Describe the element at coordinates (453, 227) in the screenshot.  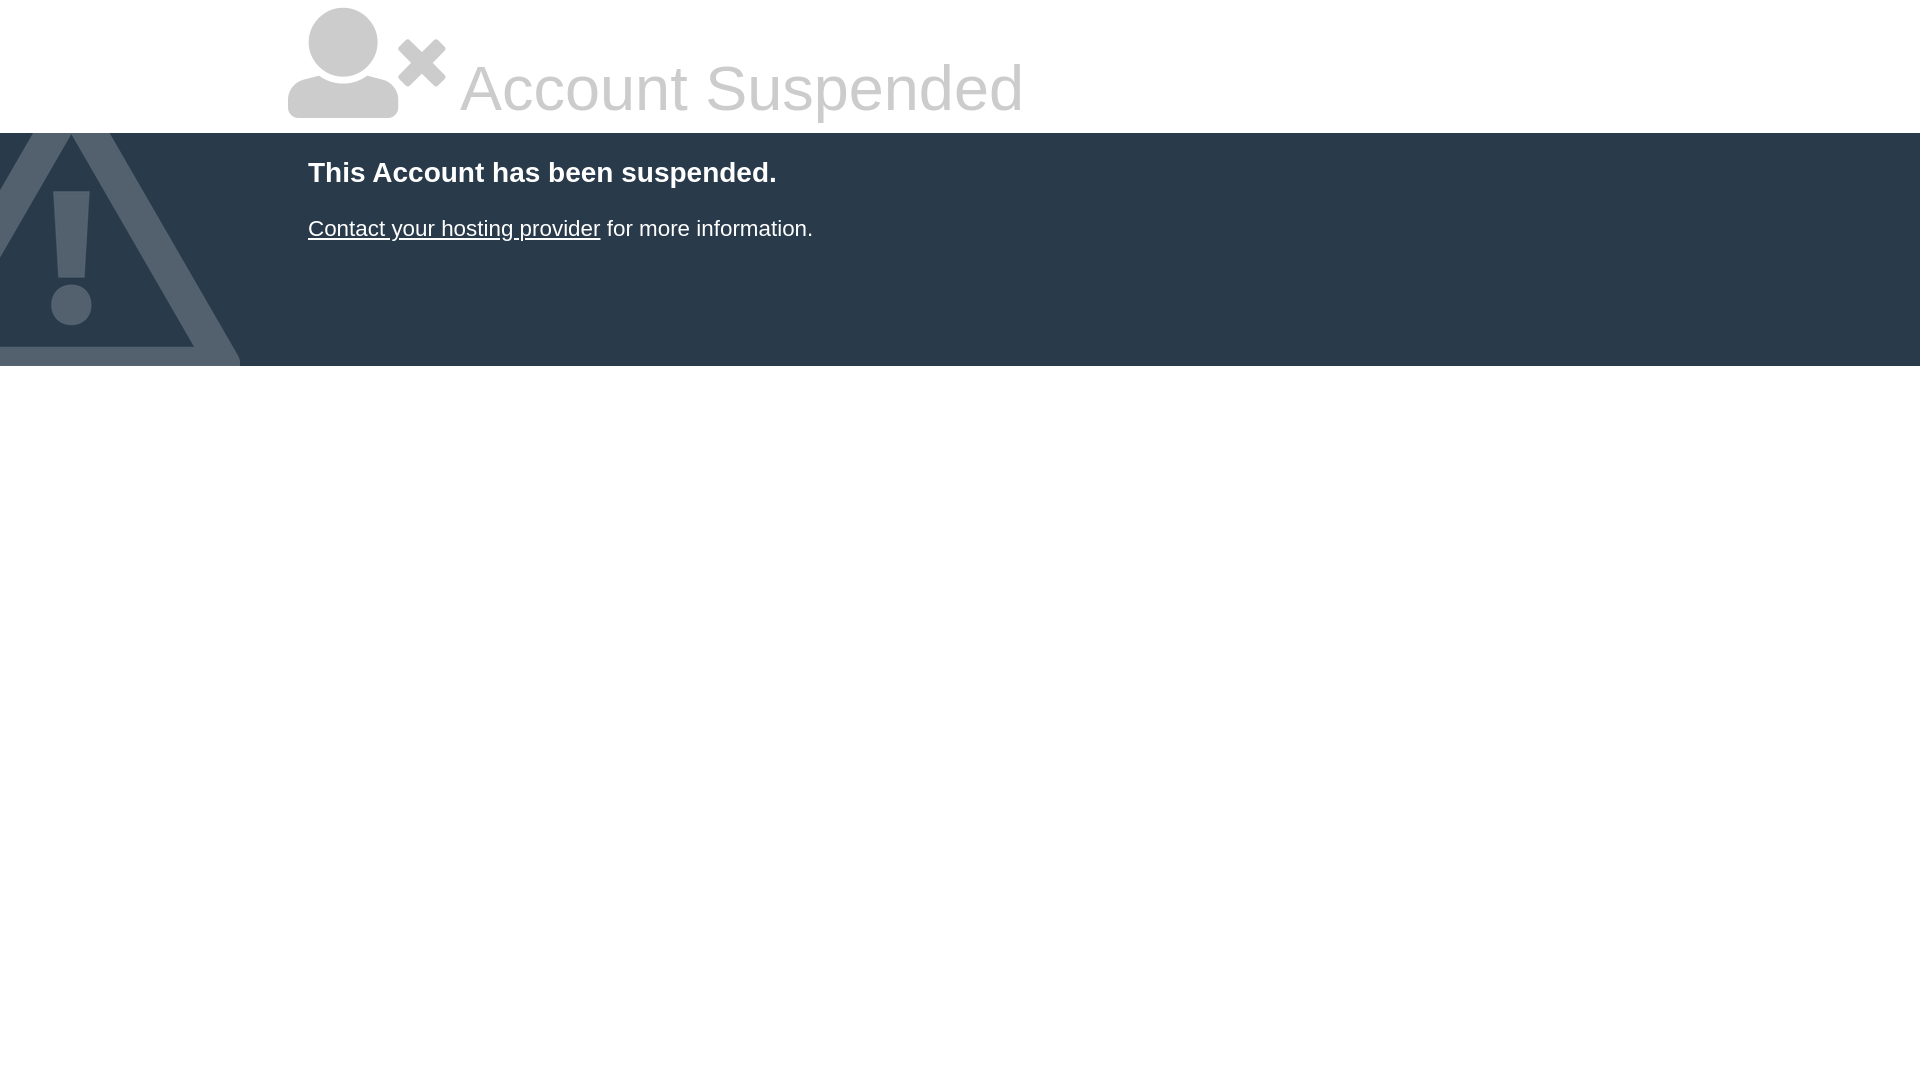
I see `'Contact your hosting provider'` at that location.